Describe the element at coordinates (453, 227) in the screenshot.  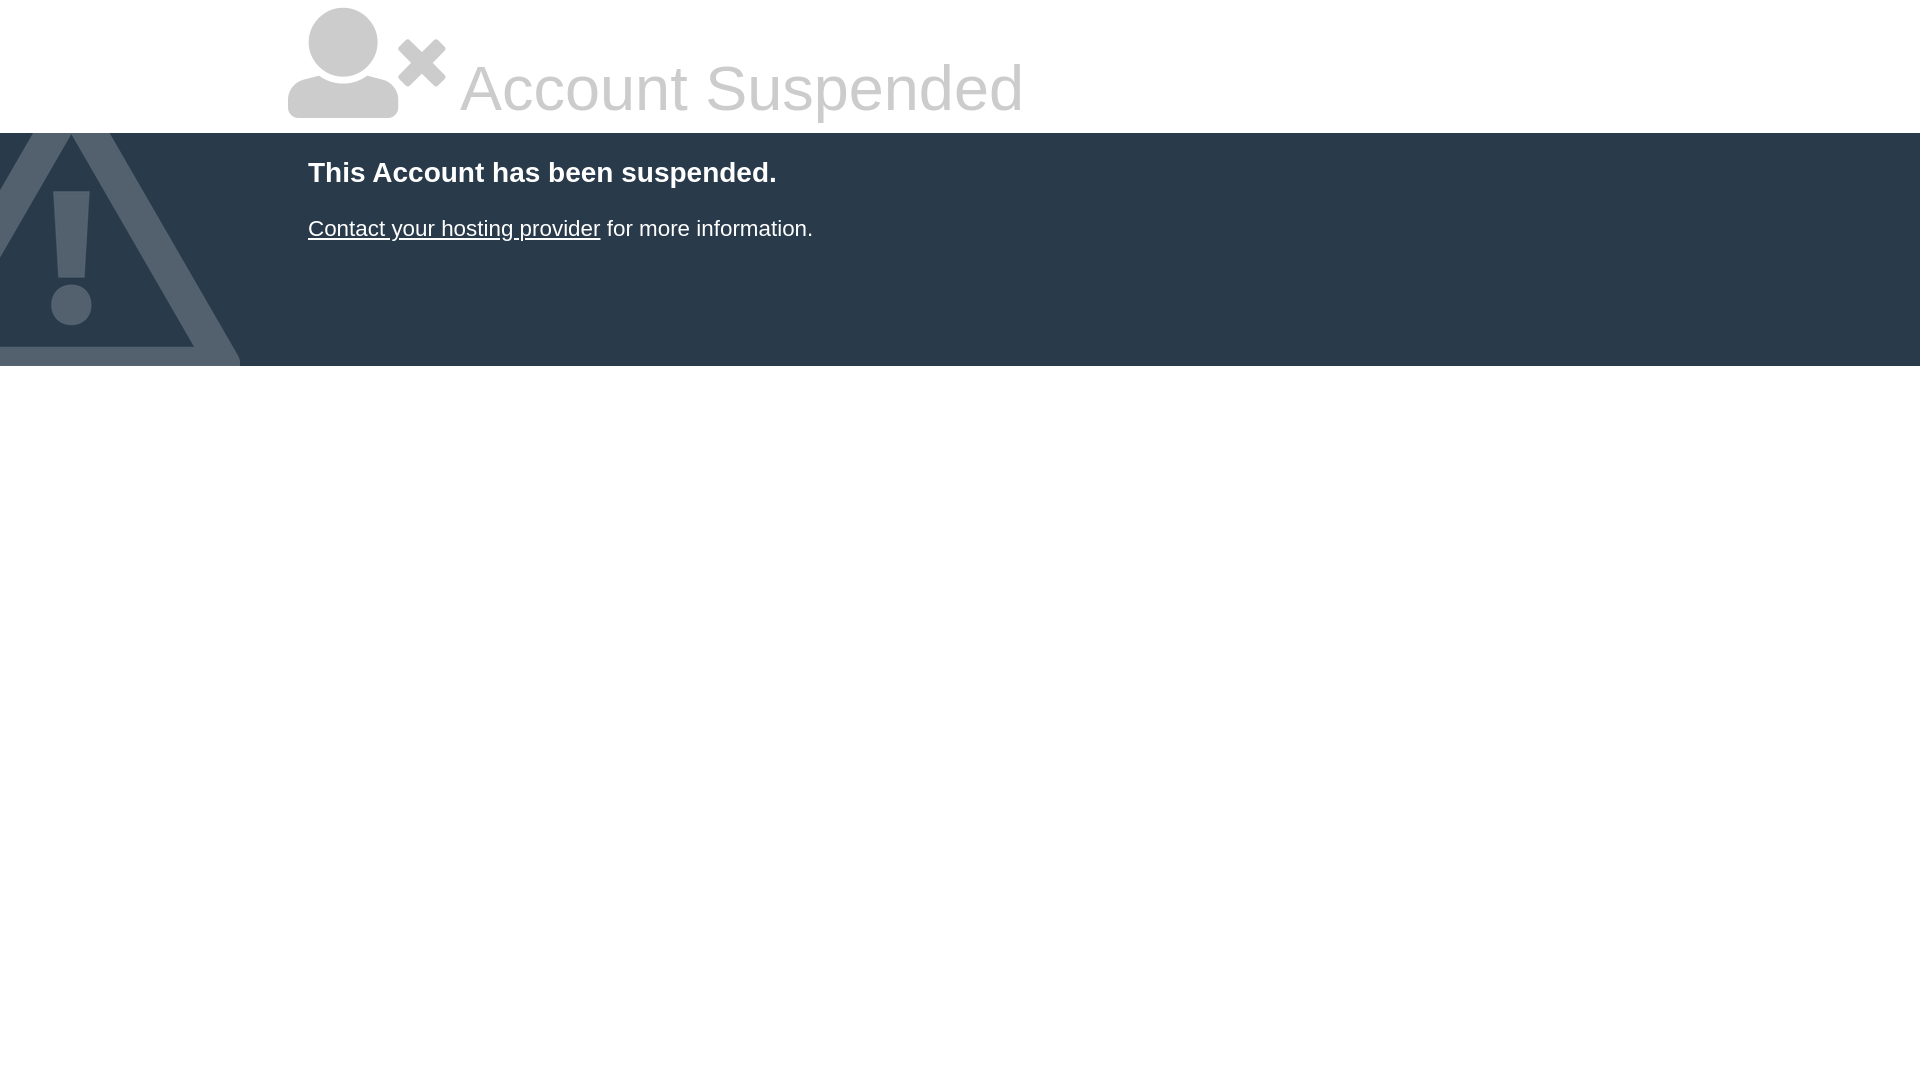
I see `'Contact your hosting provider'` at that location.